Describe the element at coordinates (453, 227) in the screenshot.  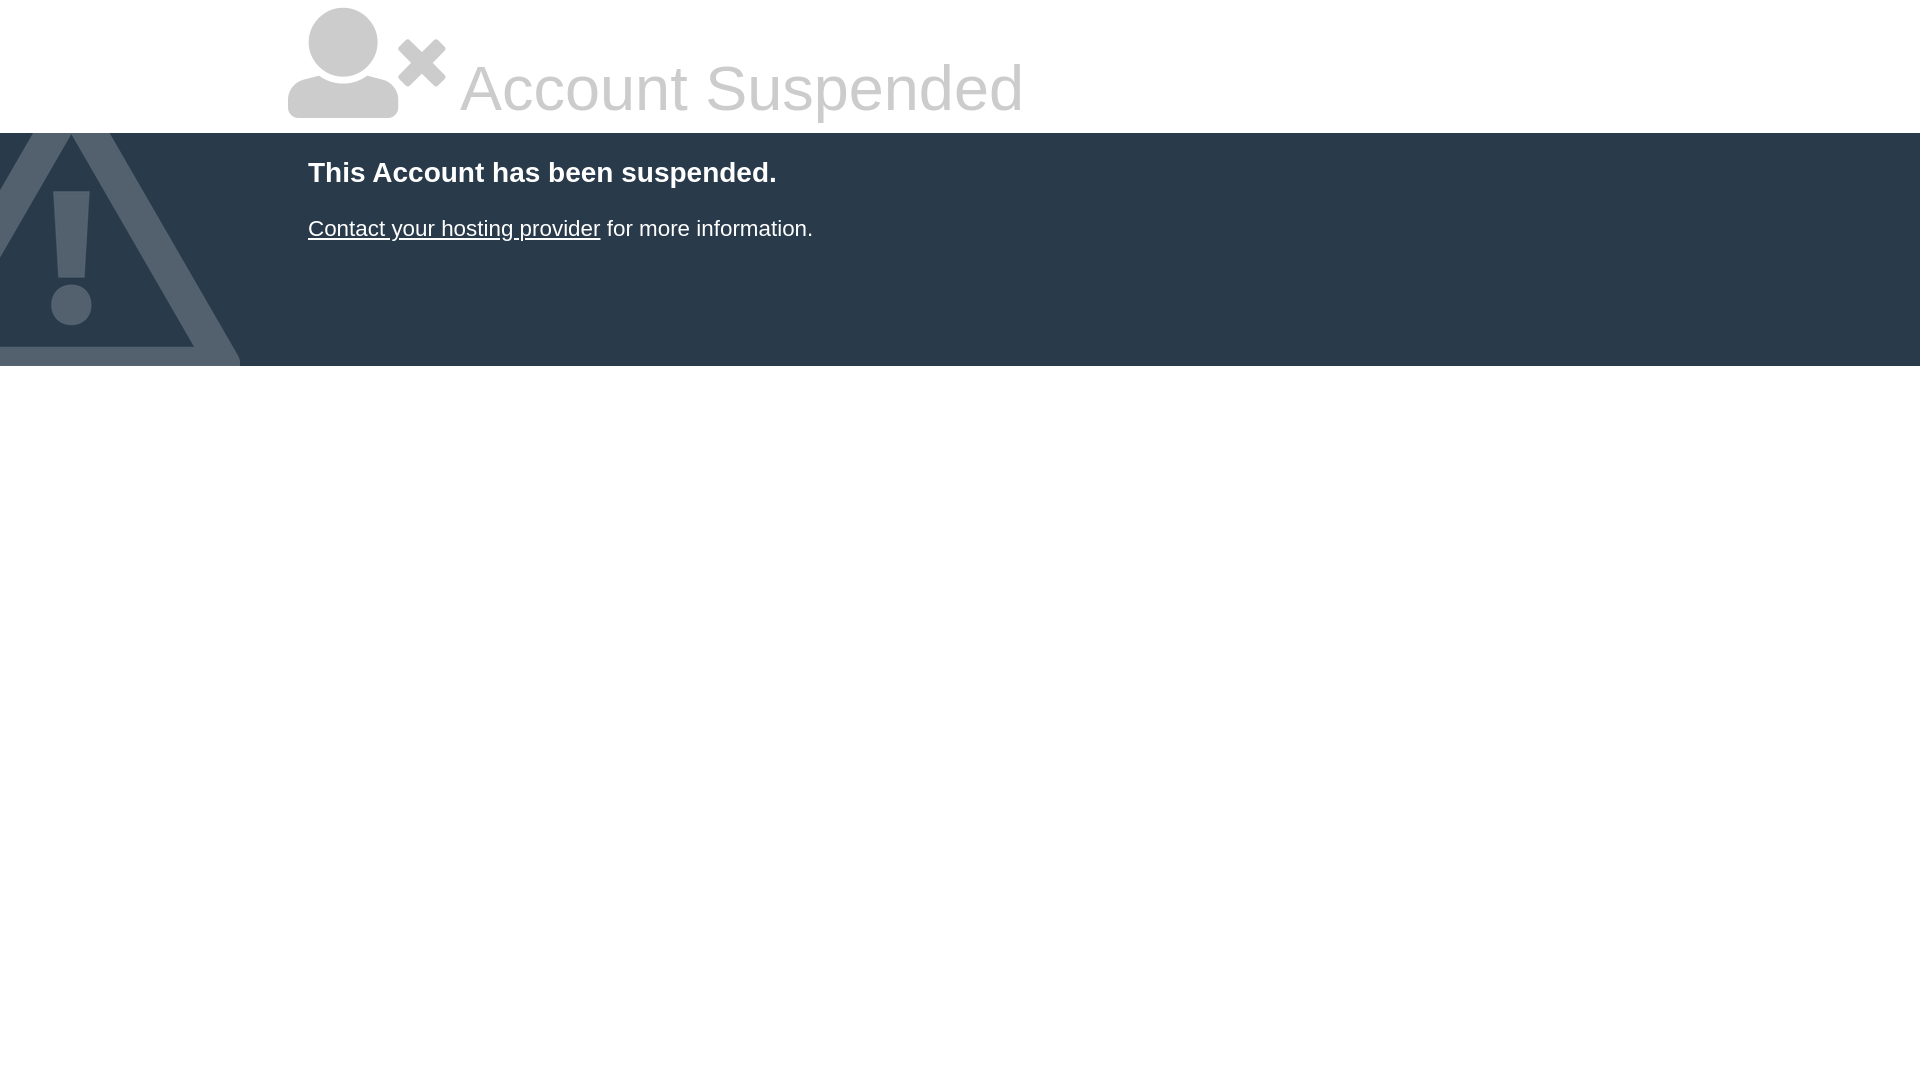
I see `'Contact your hosting provider'` at that location.